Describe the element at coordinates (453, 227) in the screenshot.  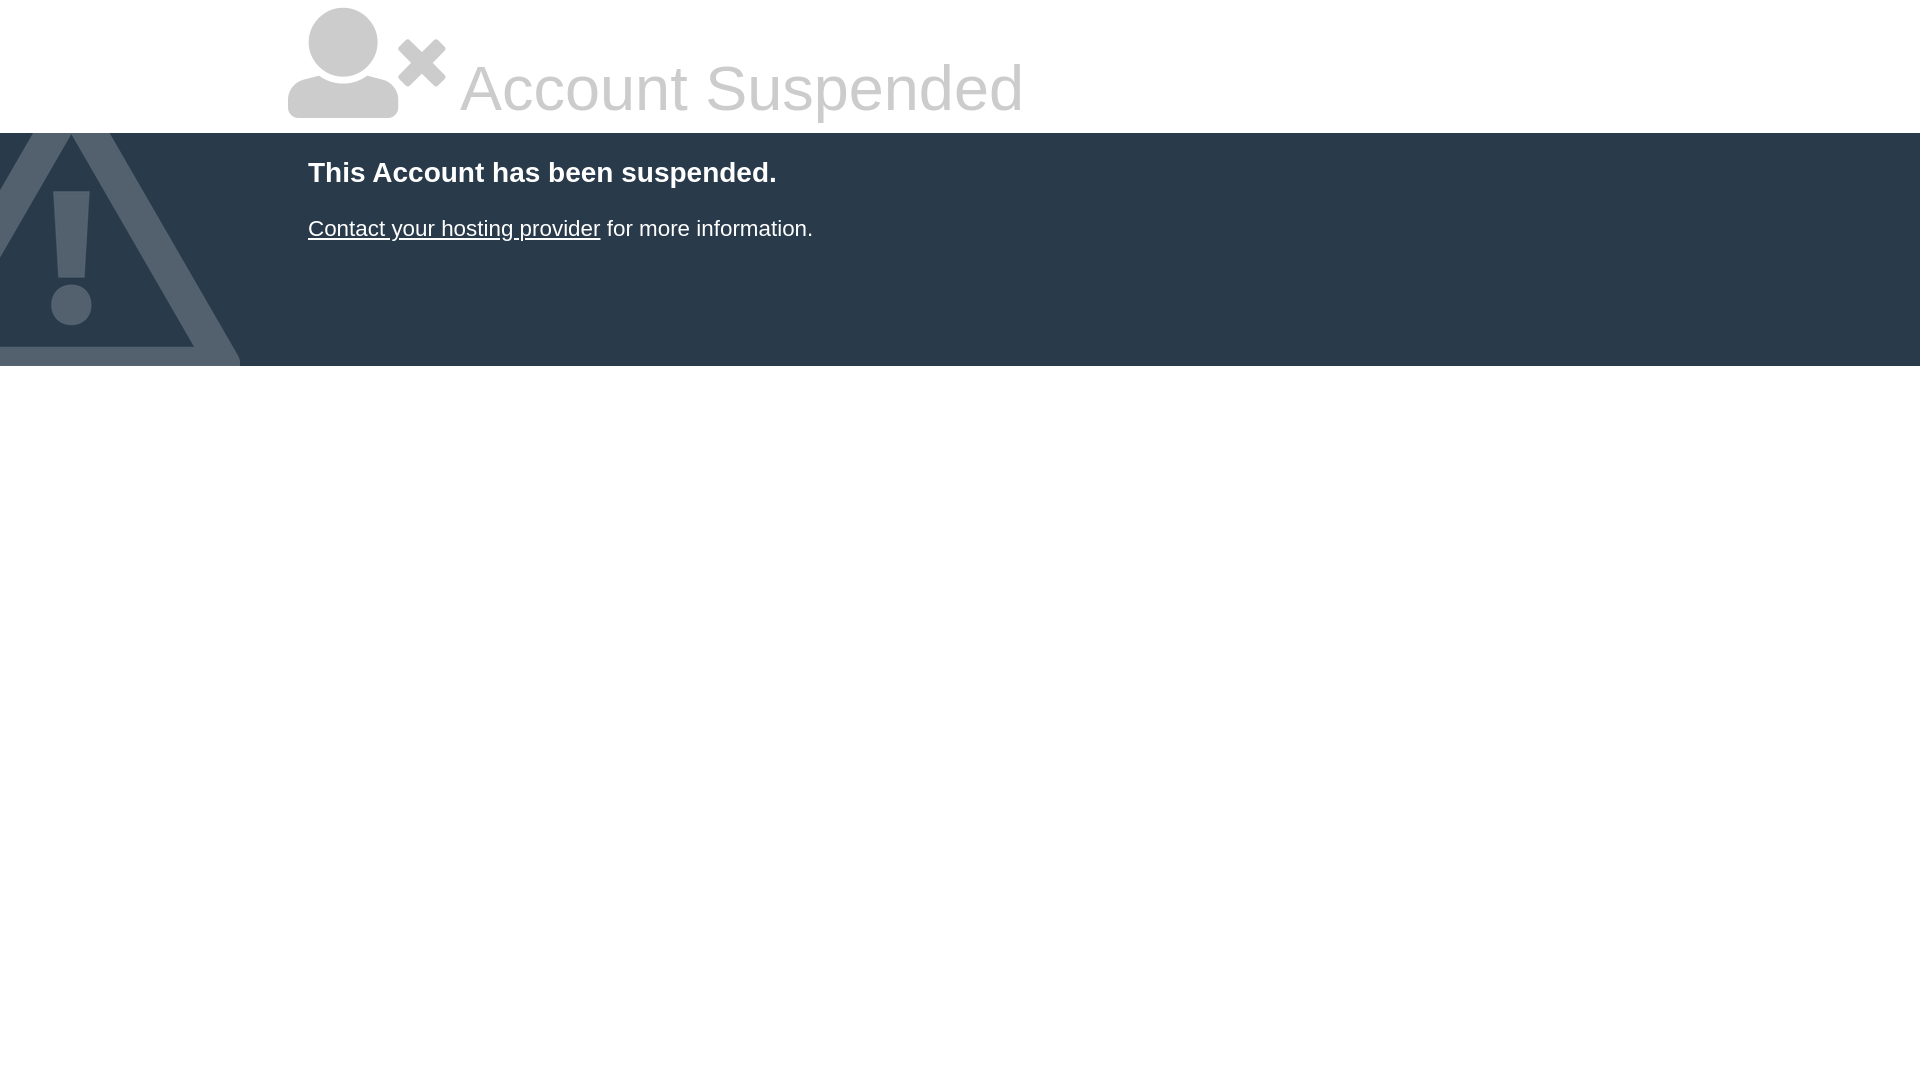
I see `'Contact your hosting provider'` at that location.